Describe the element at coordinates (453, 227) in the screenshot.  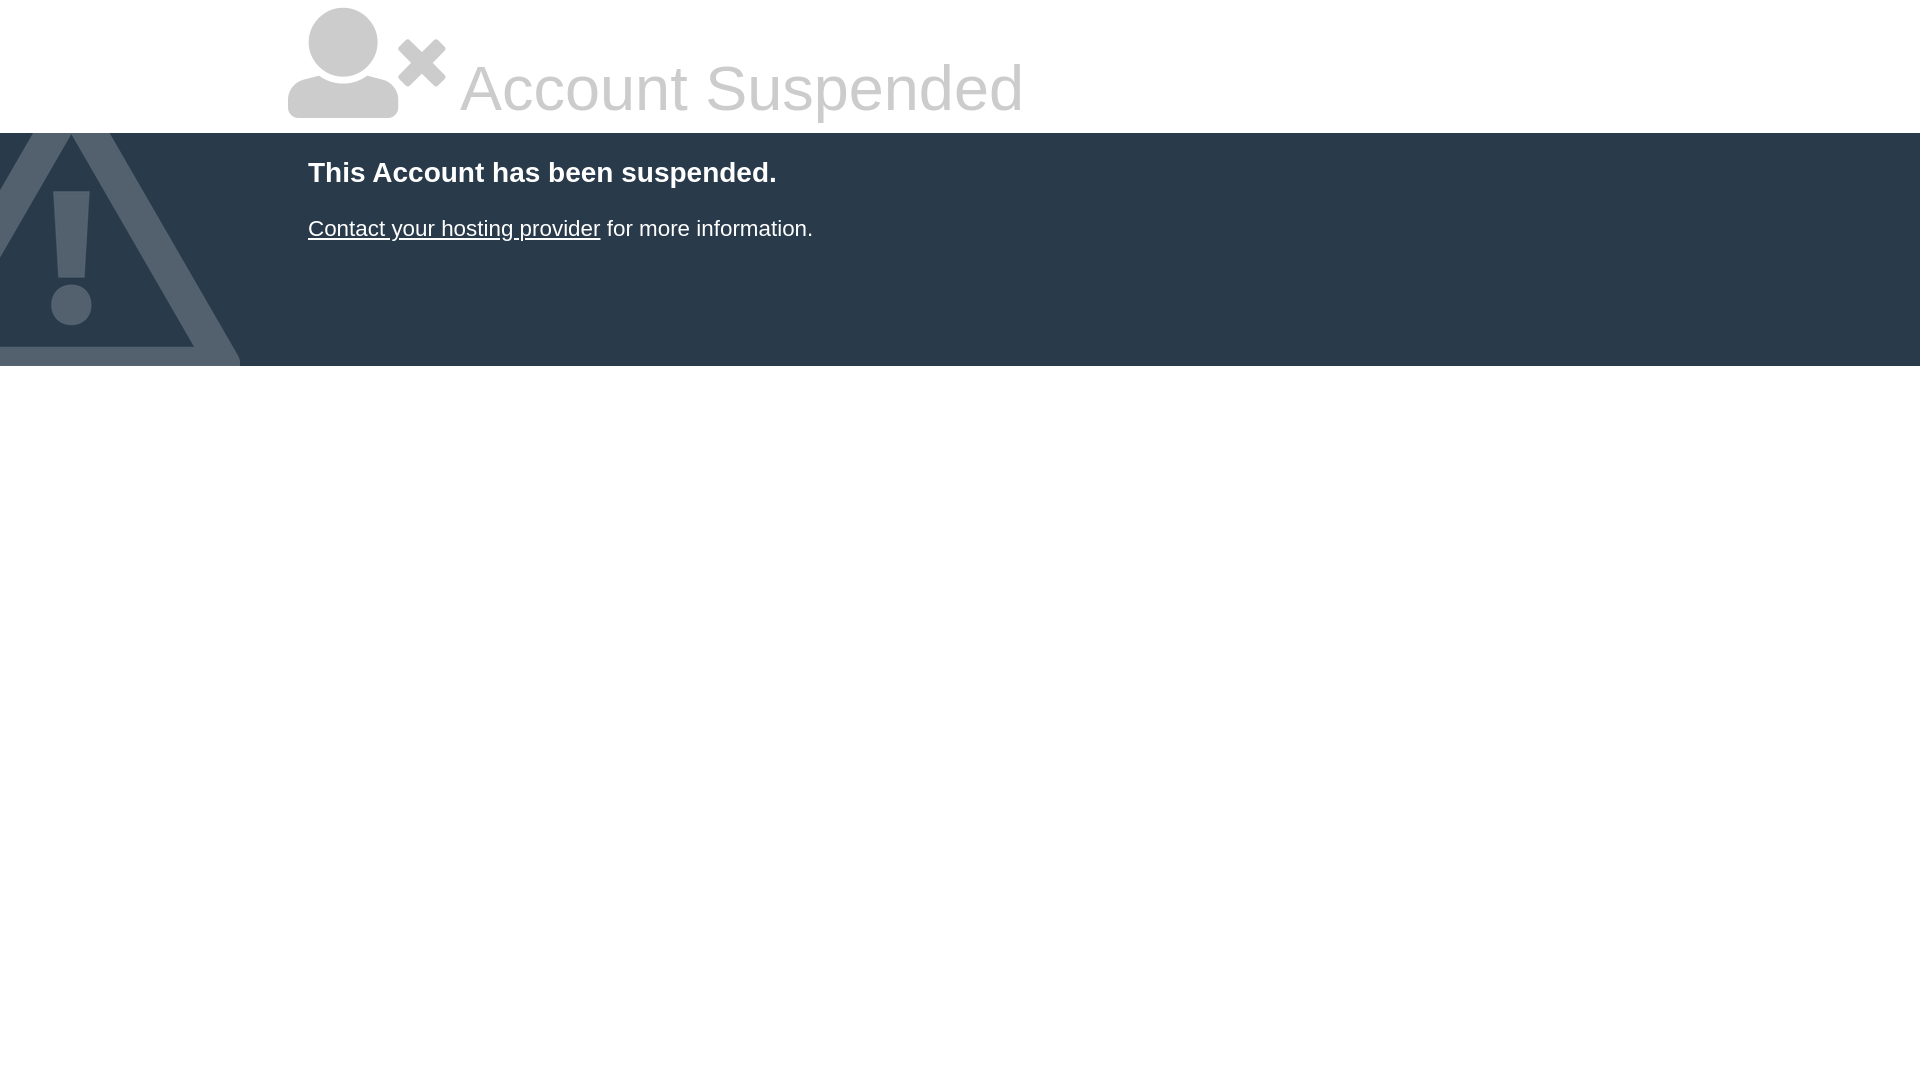
I see `'Contact your hosting provider'` at that location.